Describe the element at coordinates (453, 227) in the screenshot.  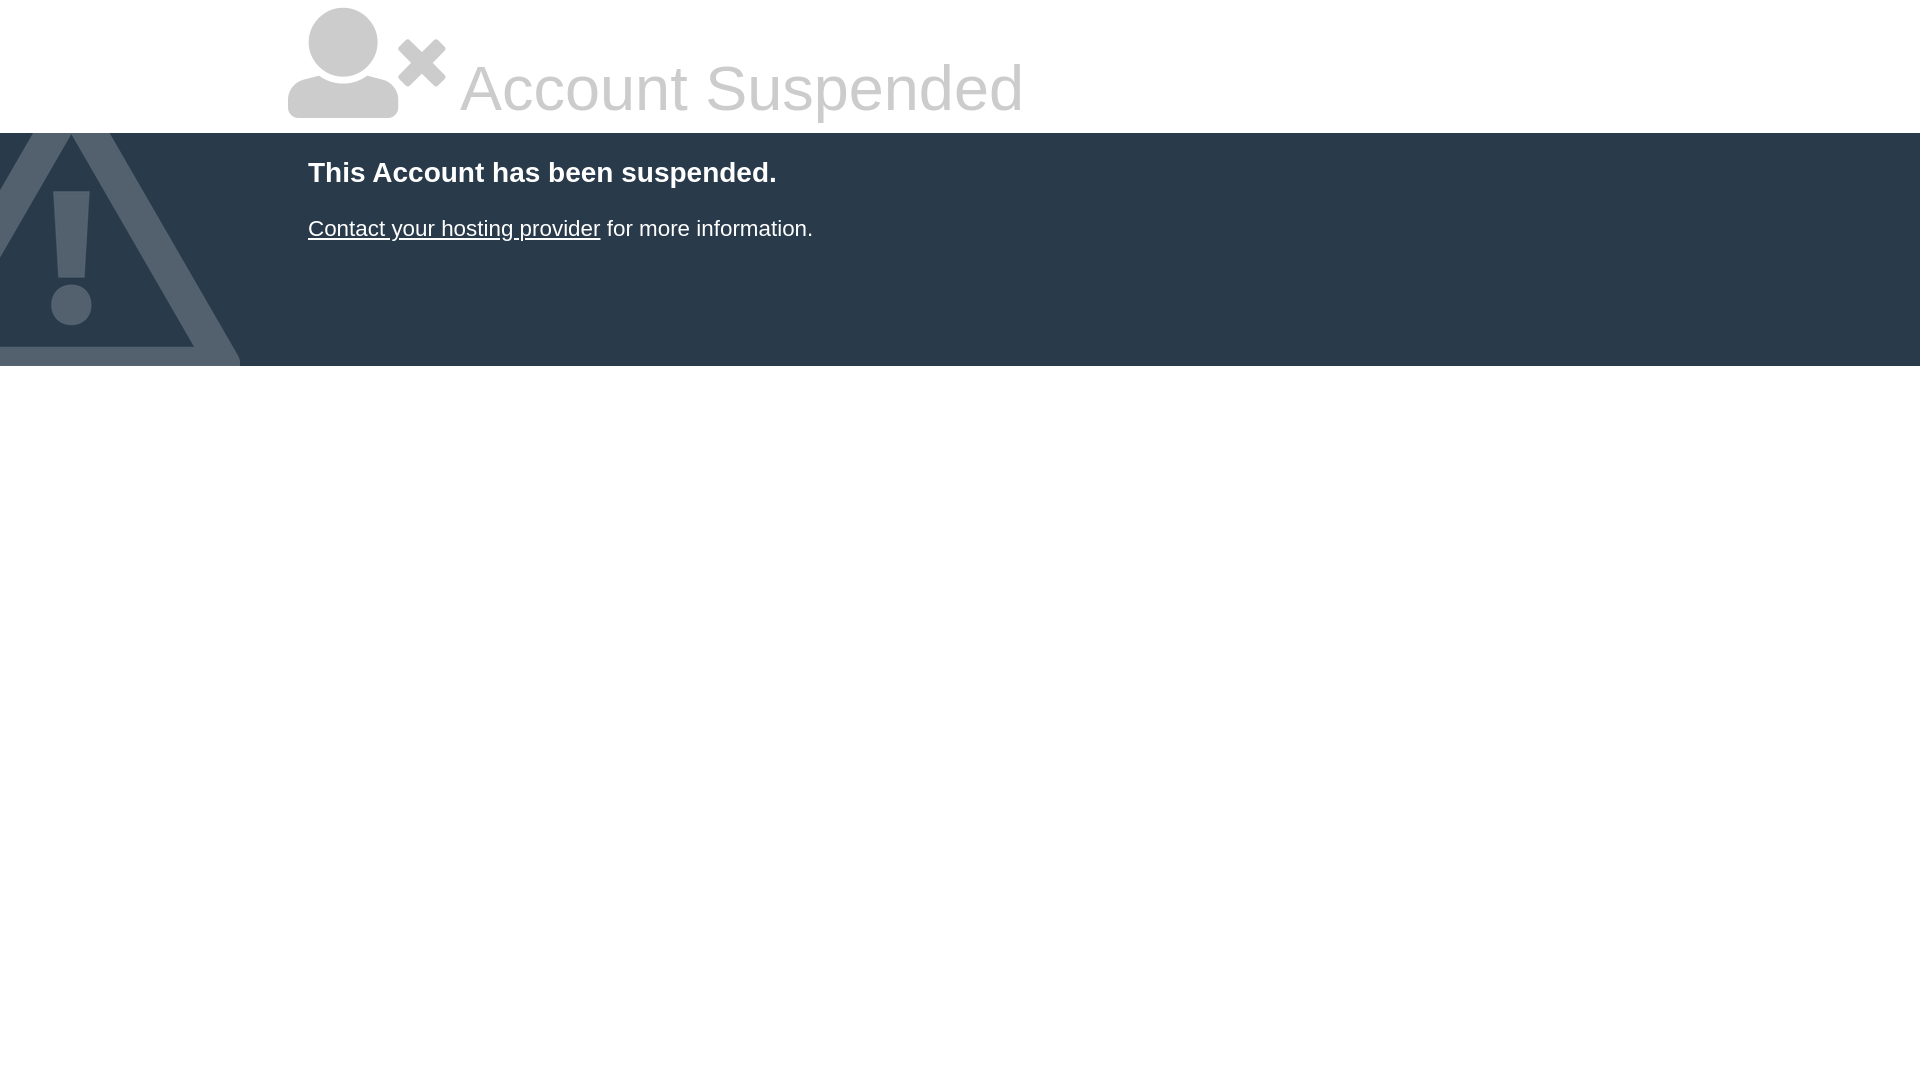
I see `'Contact your hosting provider'` at that location.